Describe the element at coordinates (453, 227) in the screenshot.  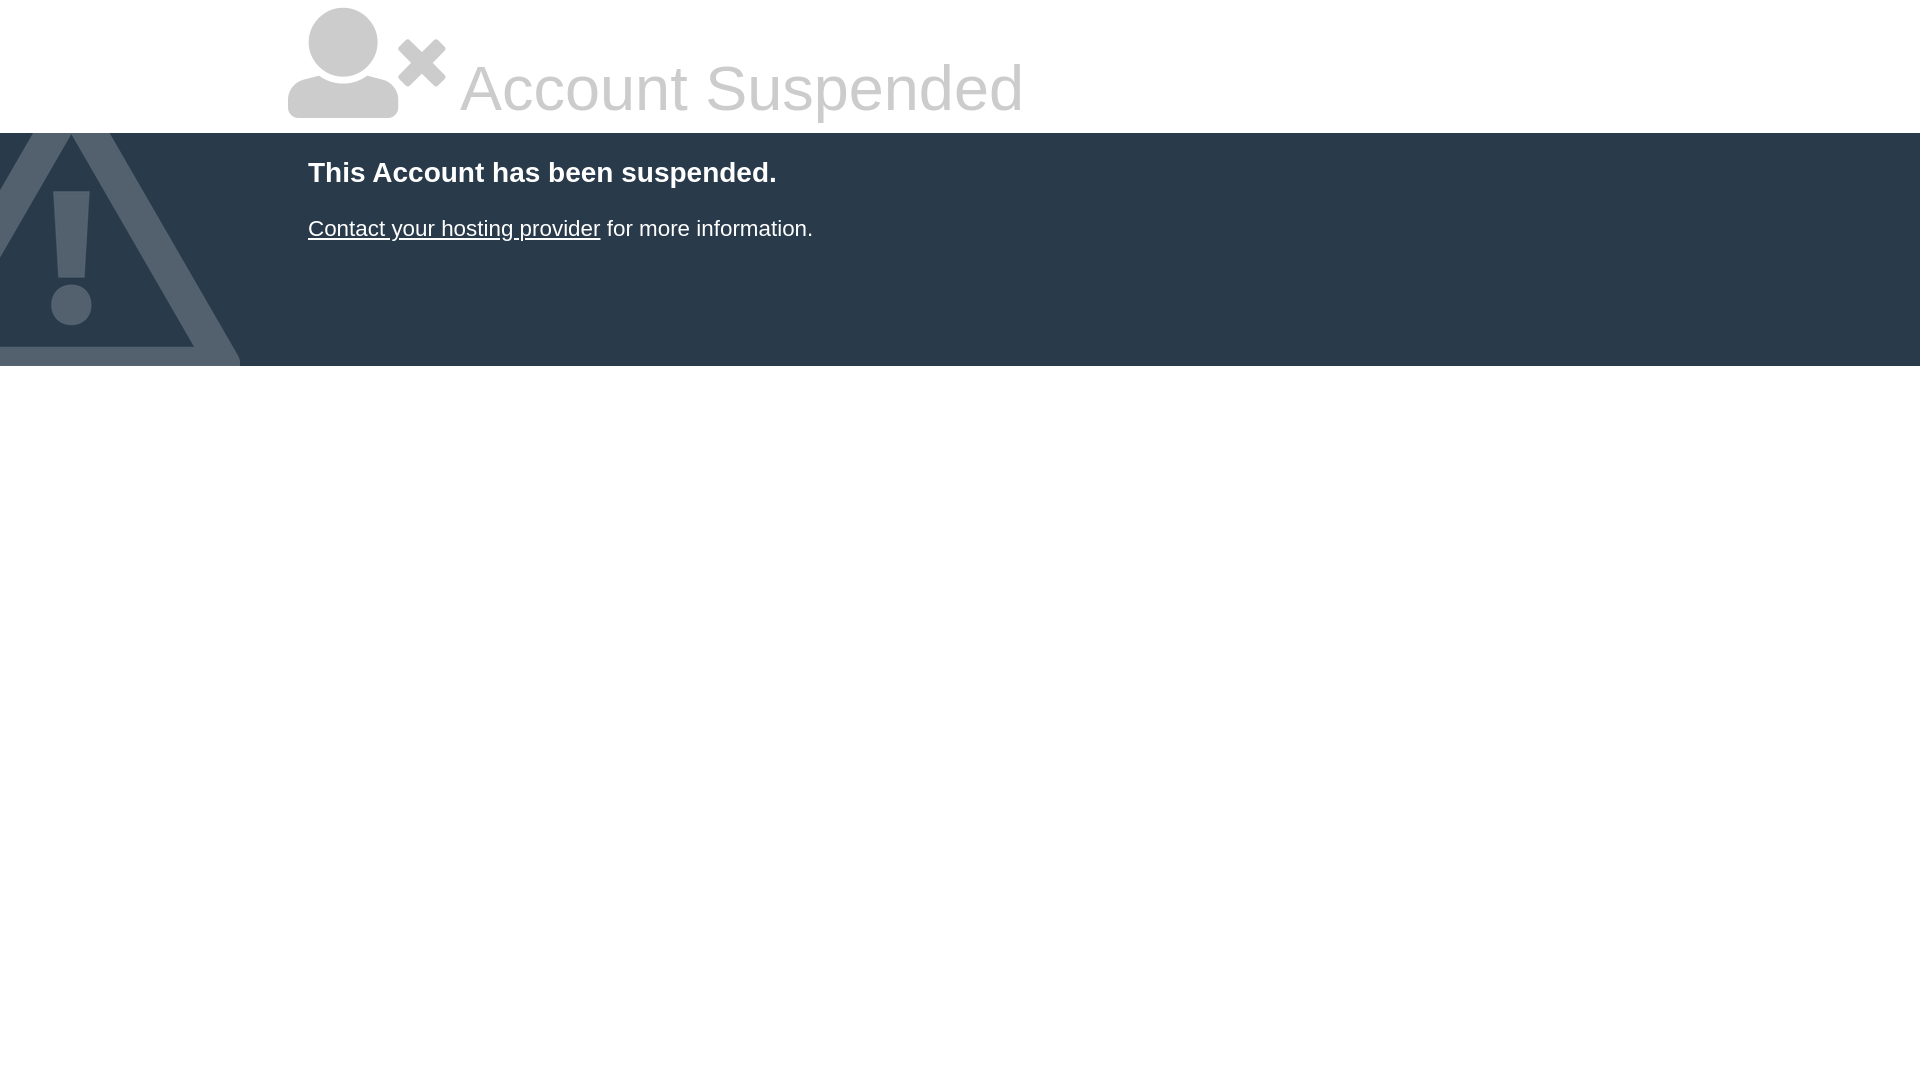
I see `'Contact your hosting provider'` at that location.